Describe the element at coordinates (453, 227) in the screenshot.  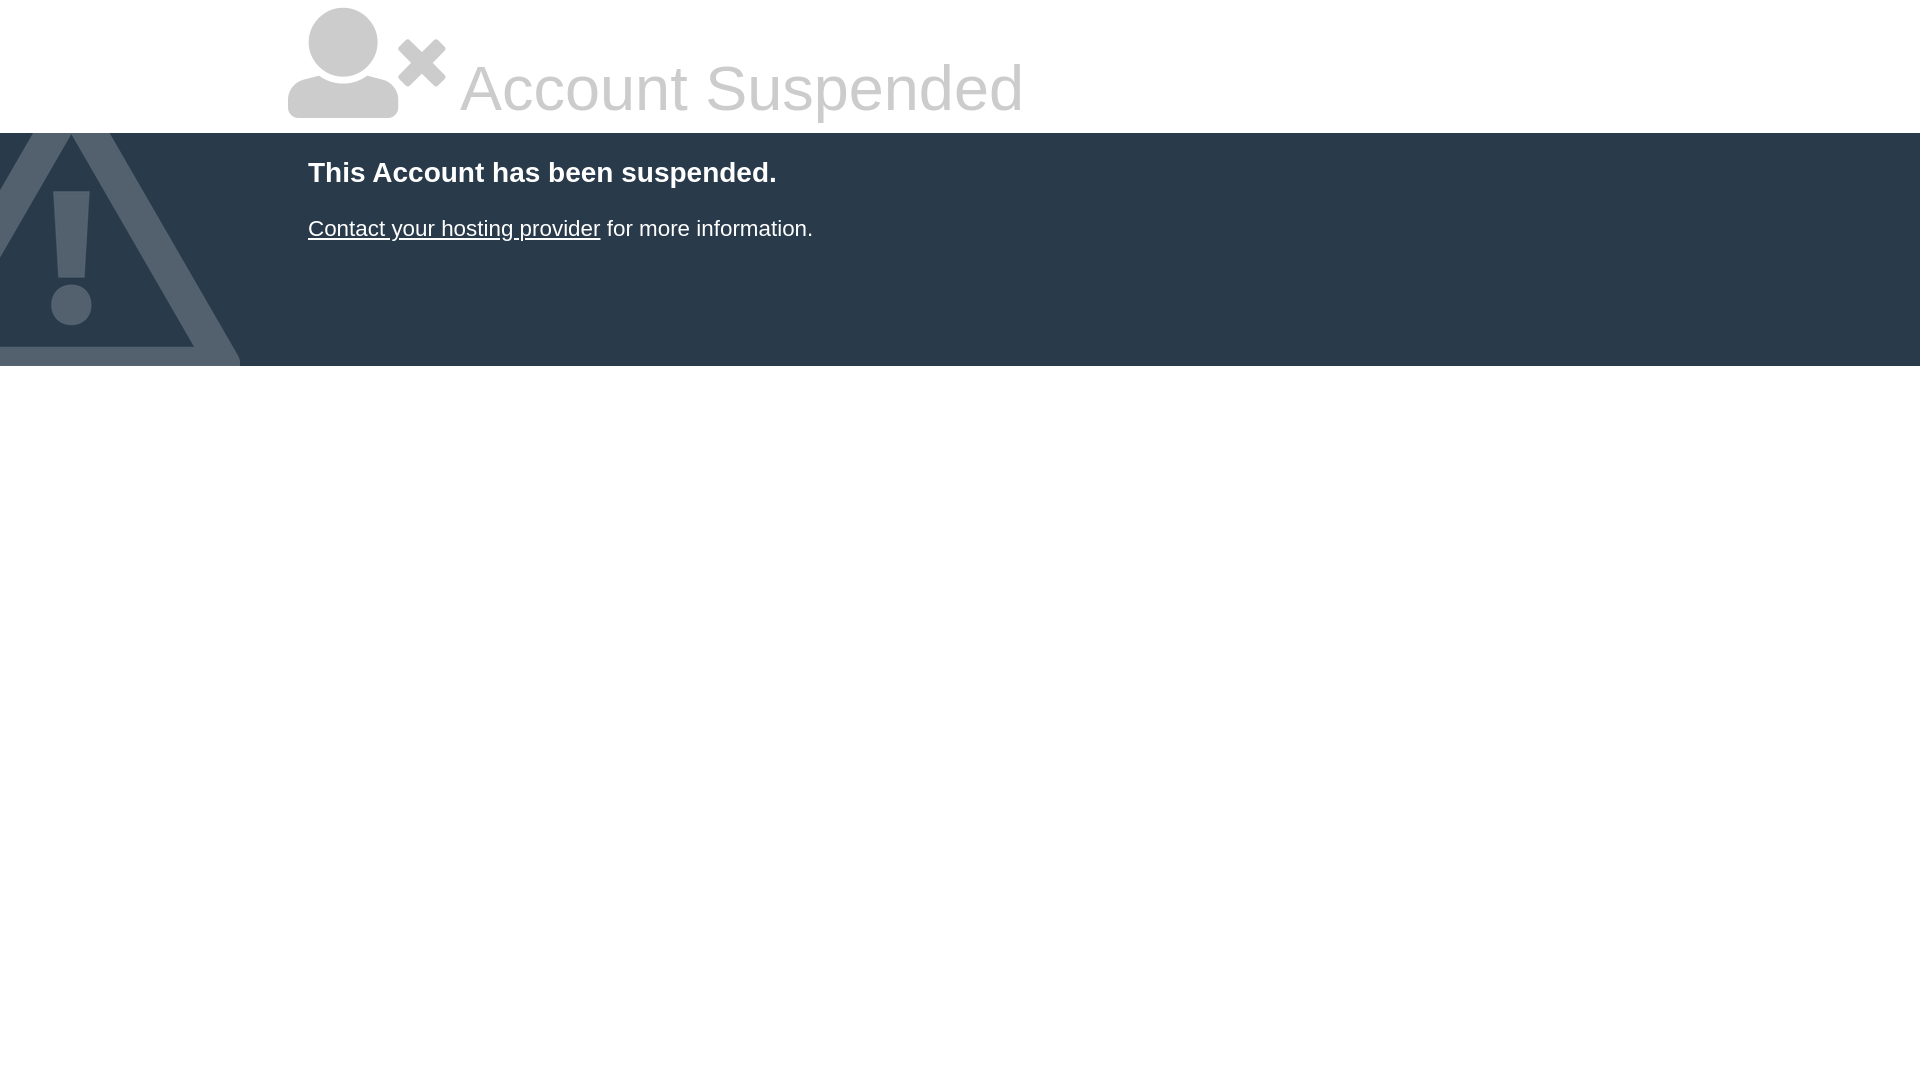
I see `'Contact your hosting provider'` at that location.